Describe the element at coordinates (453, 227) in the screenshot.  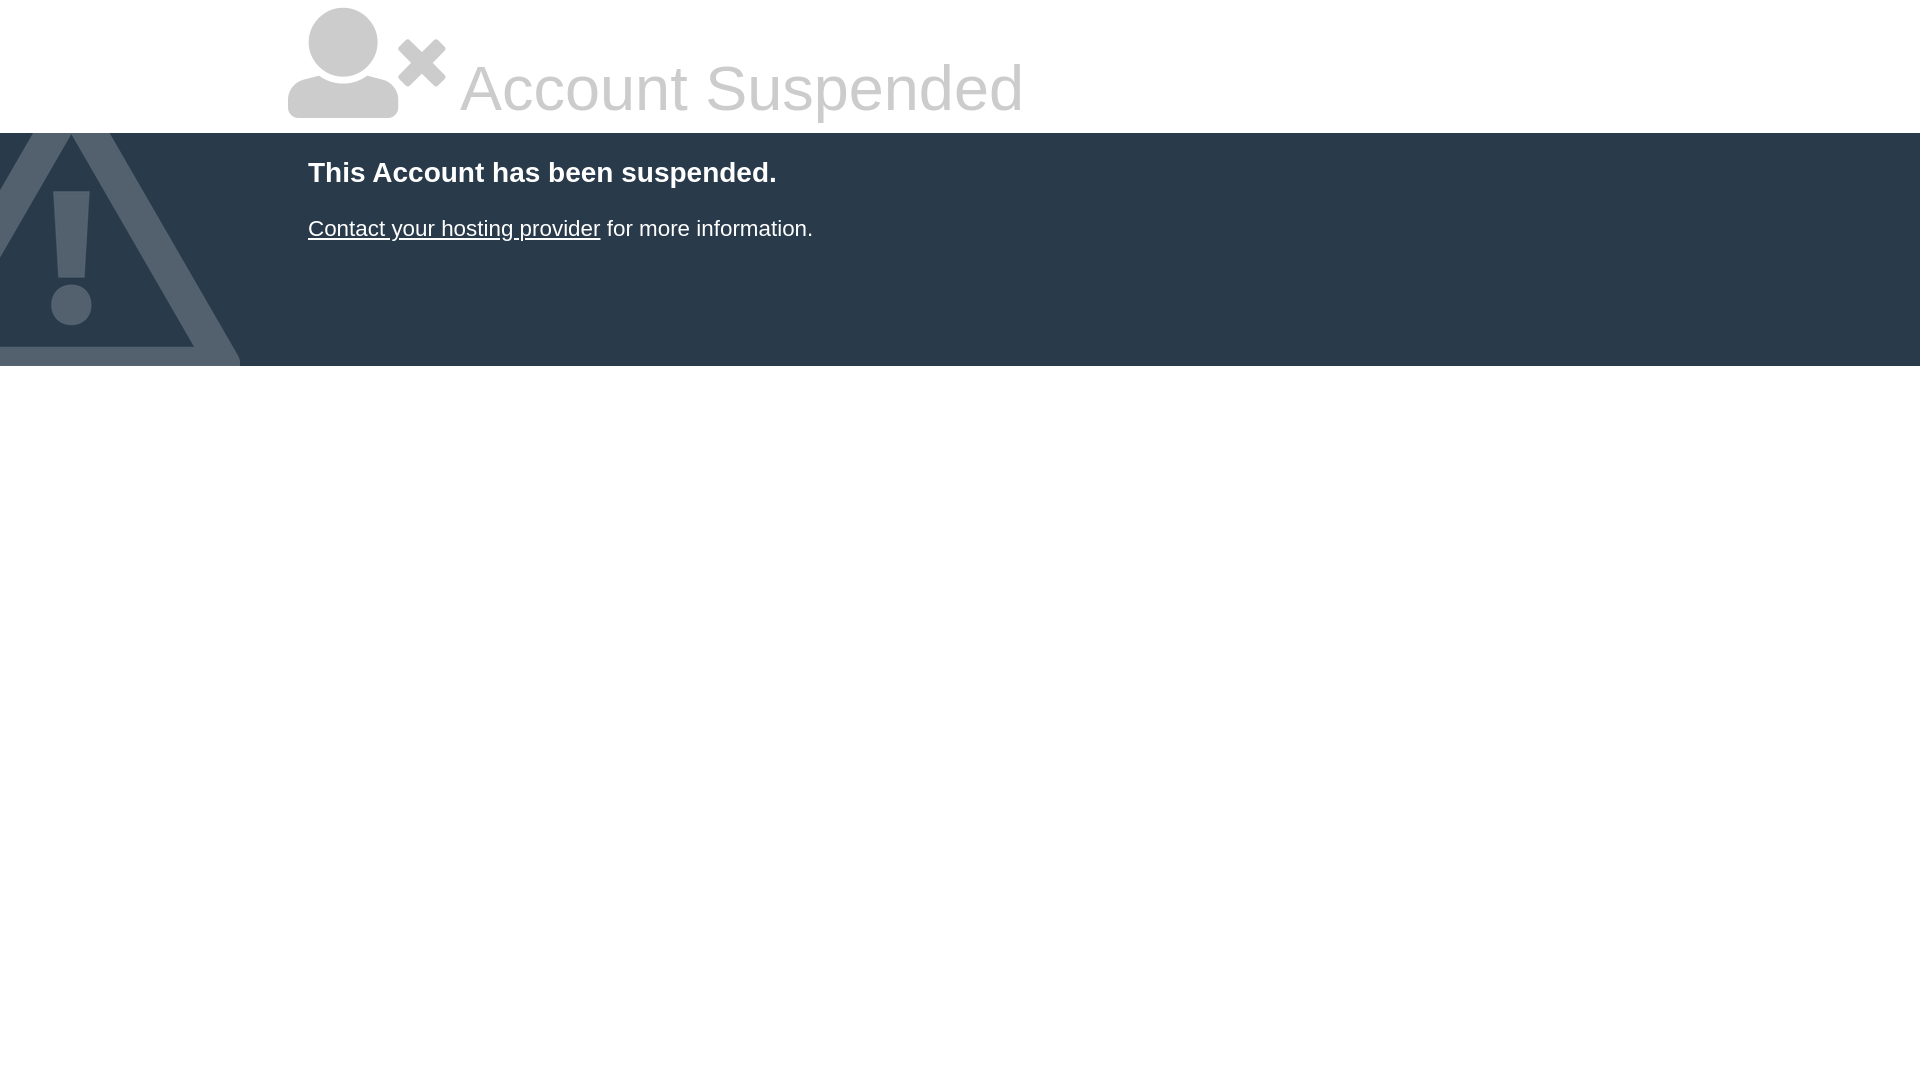
I see `'Contact your hosting provider'` at that location.